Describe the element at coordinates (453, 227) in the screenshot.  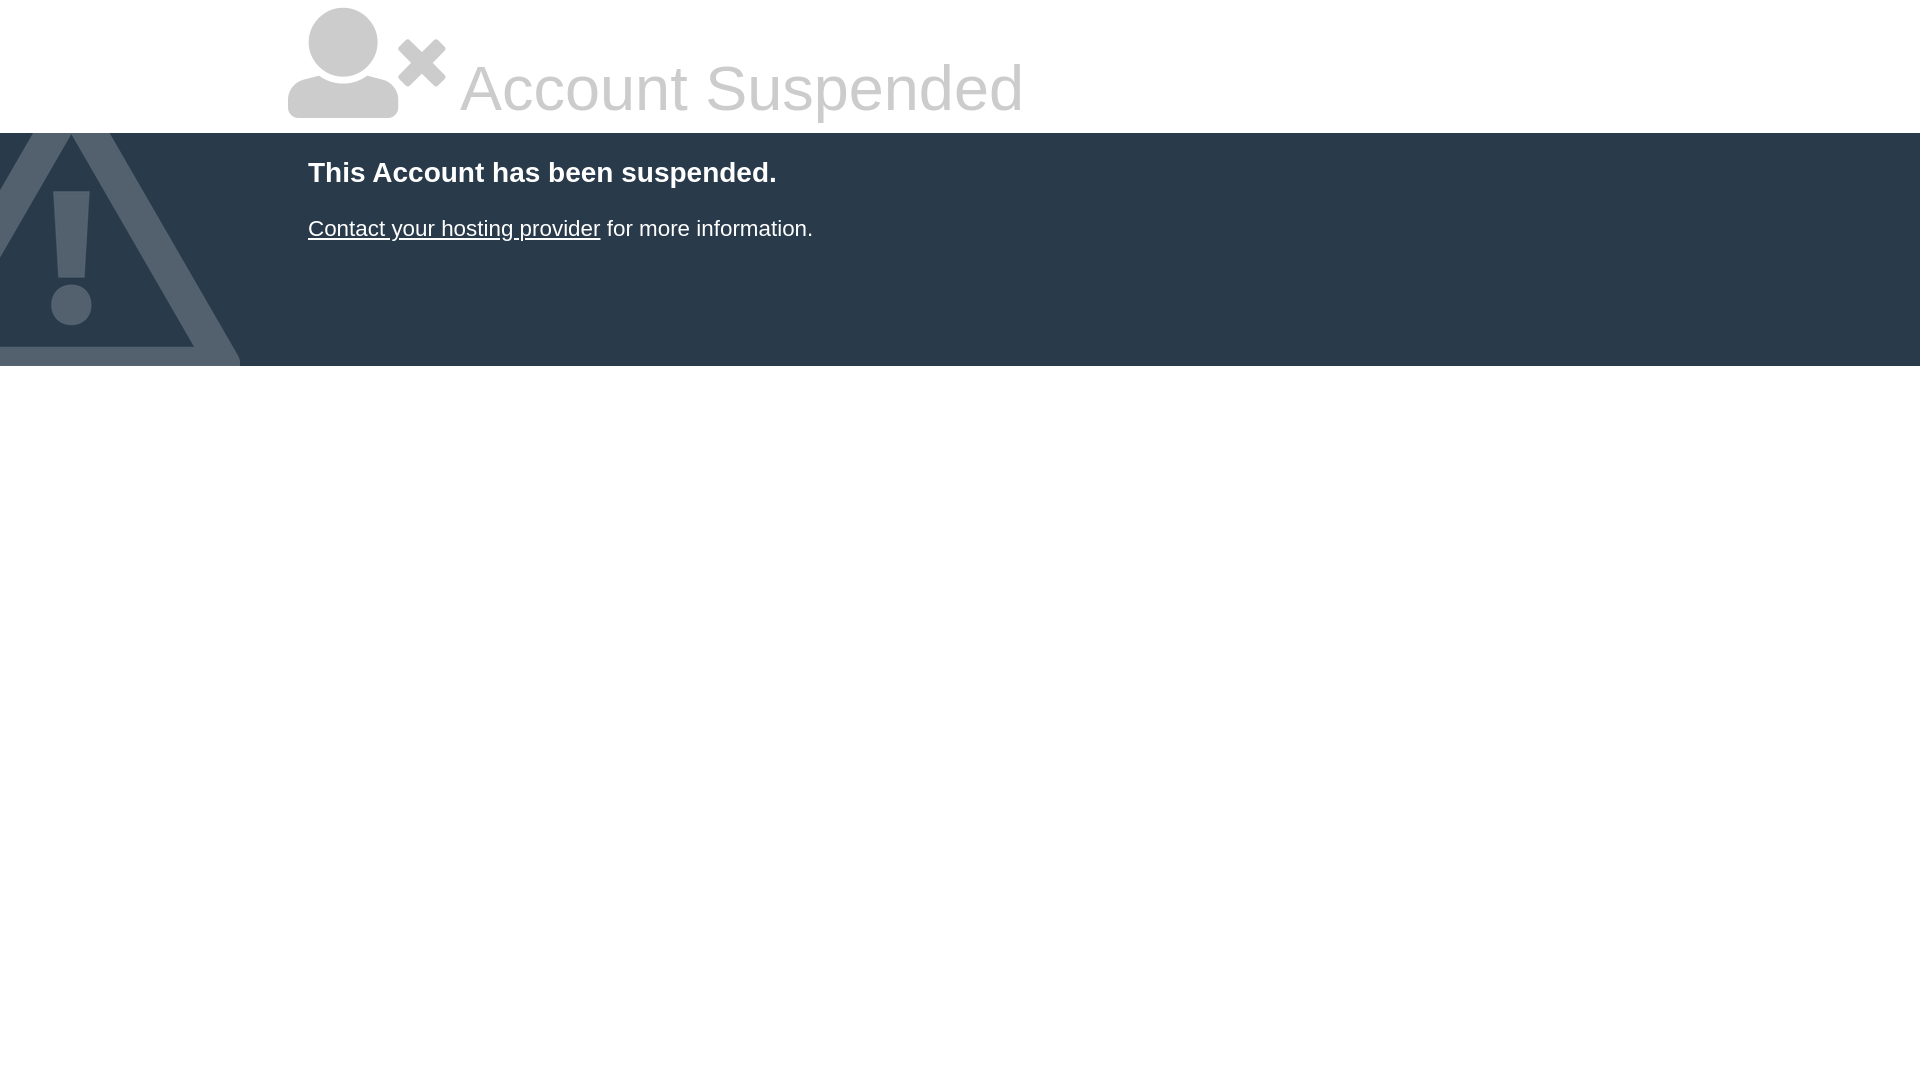
I see `'Contact your hosting provider'` at that location.